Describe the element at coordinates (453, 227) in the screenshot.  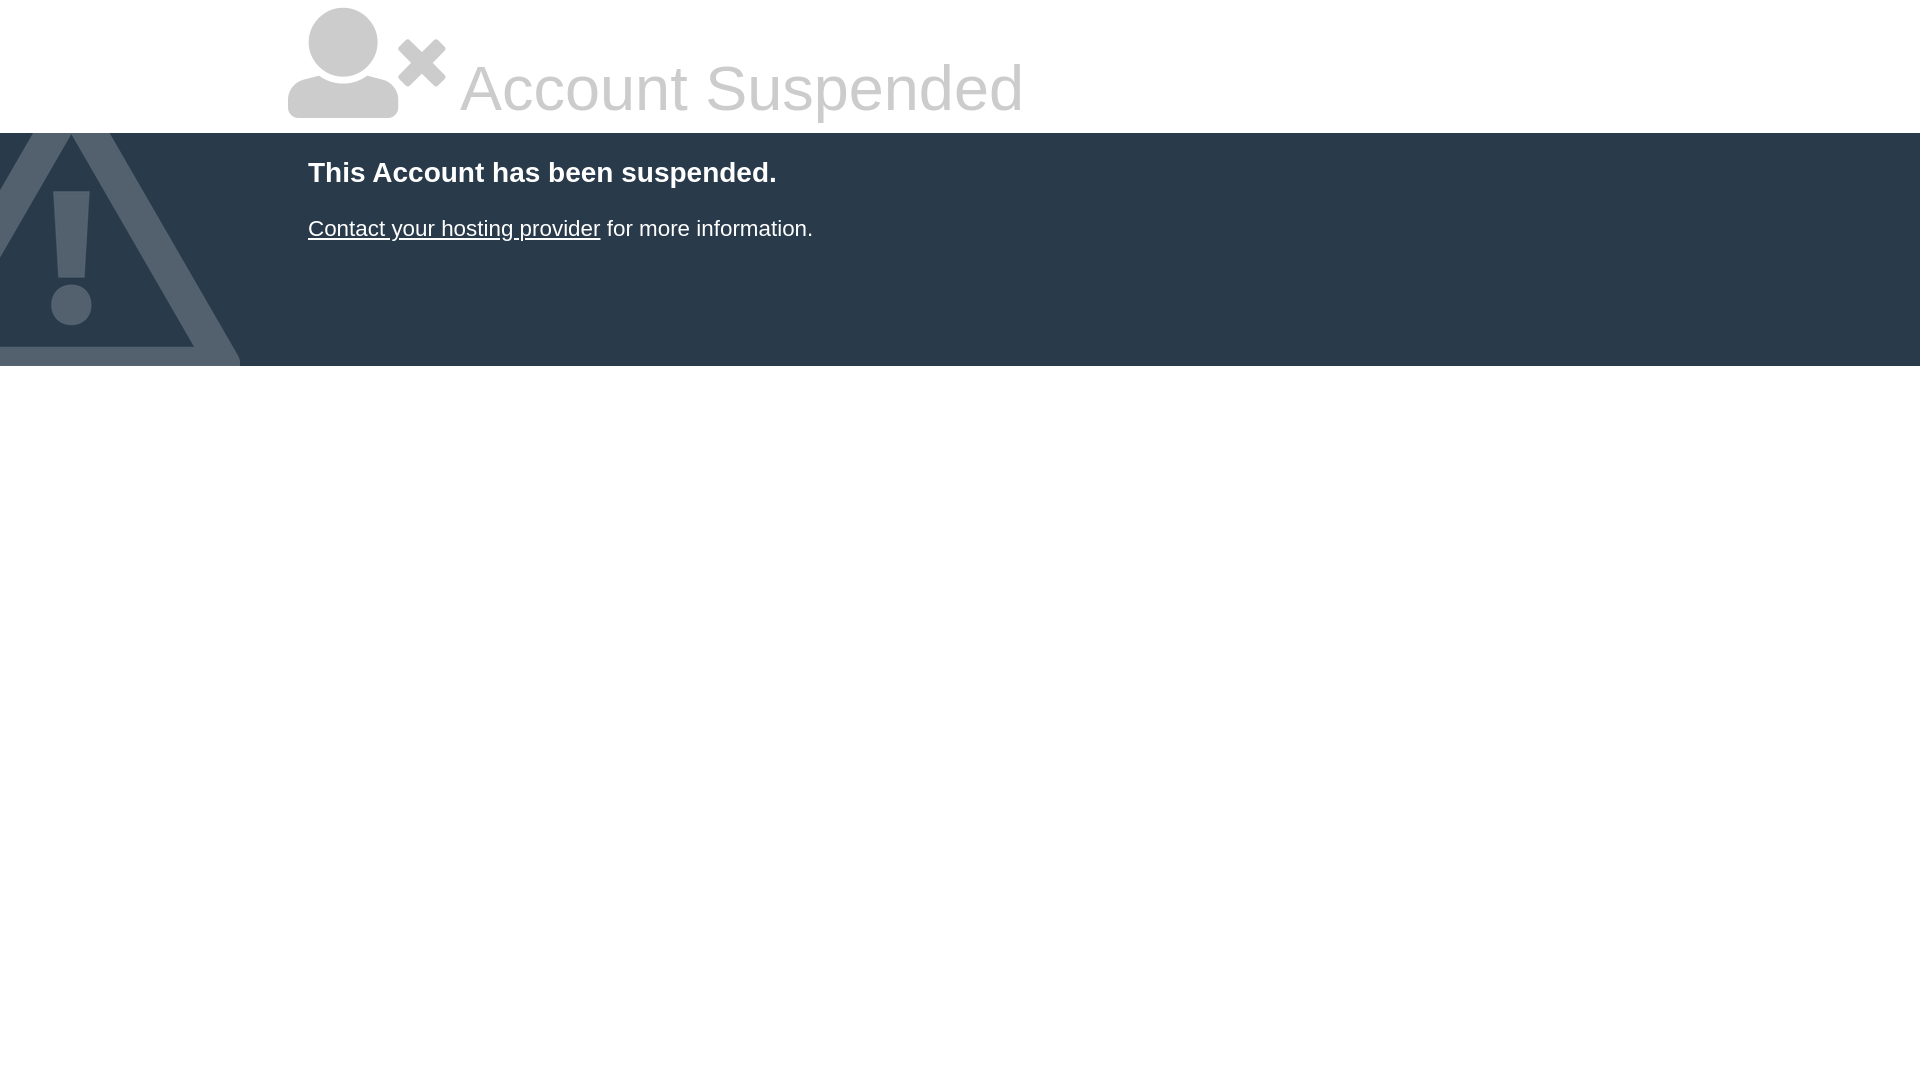
I see `'Contact your hosting provider'` at that location.